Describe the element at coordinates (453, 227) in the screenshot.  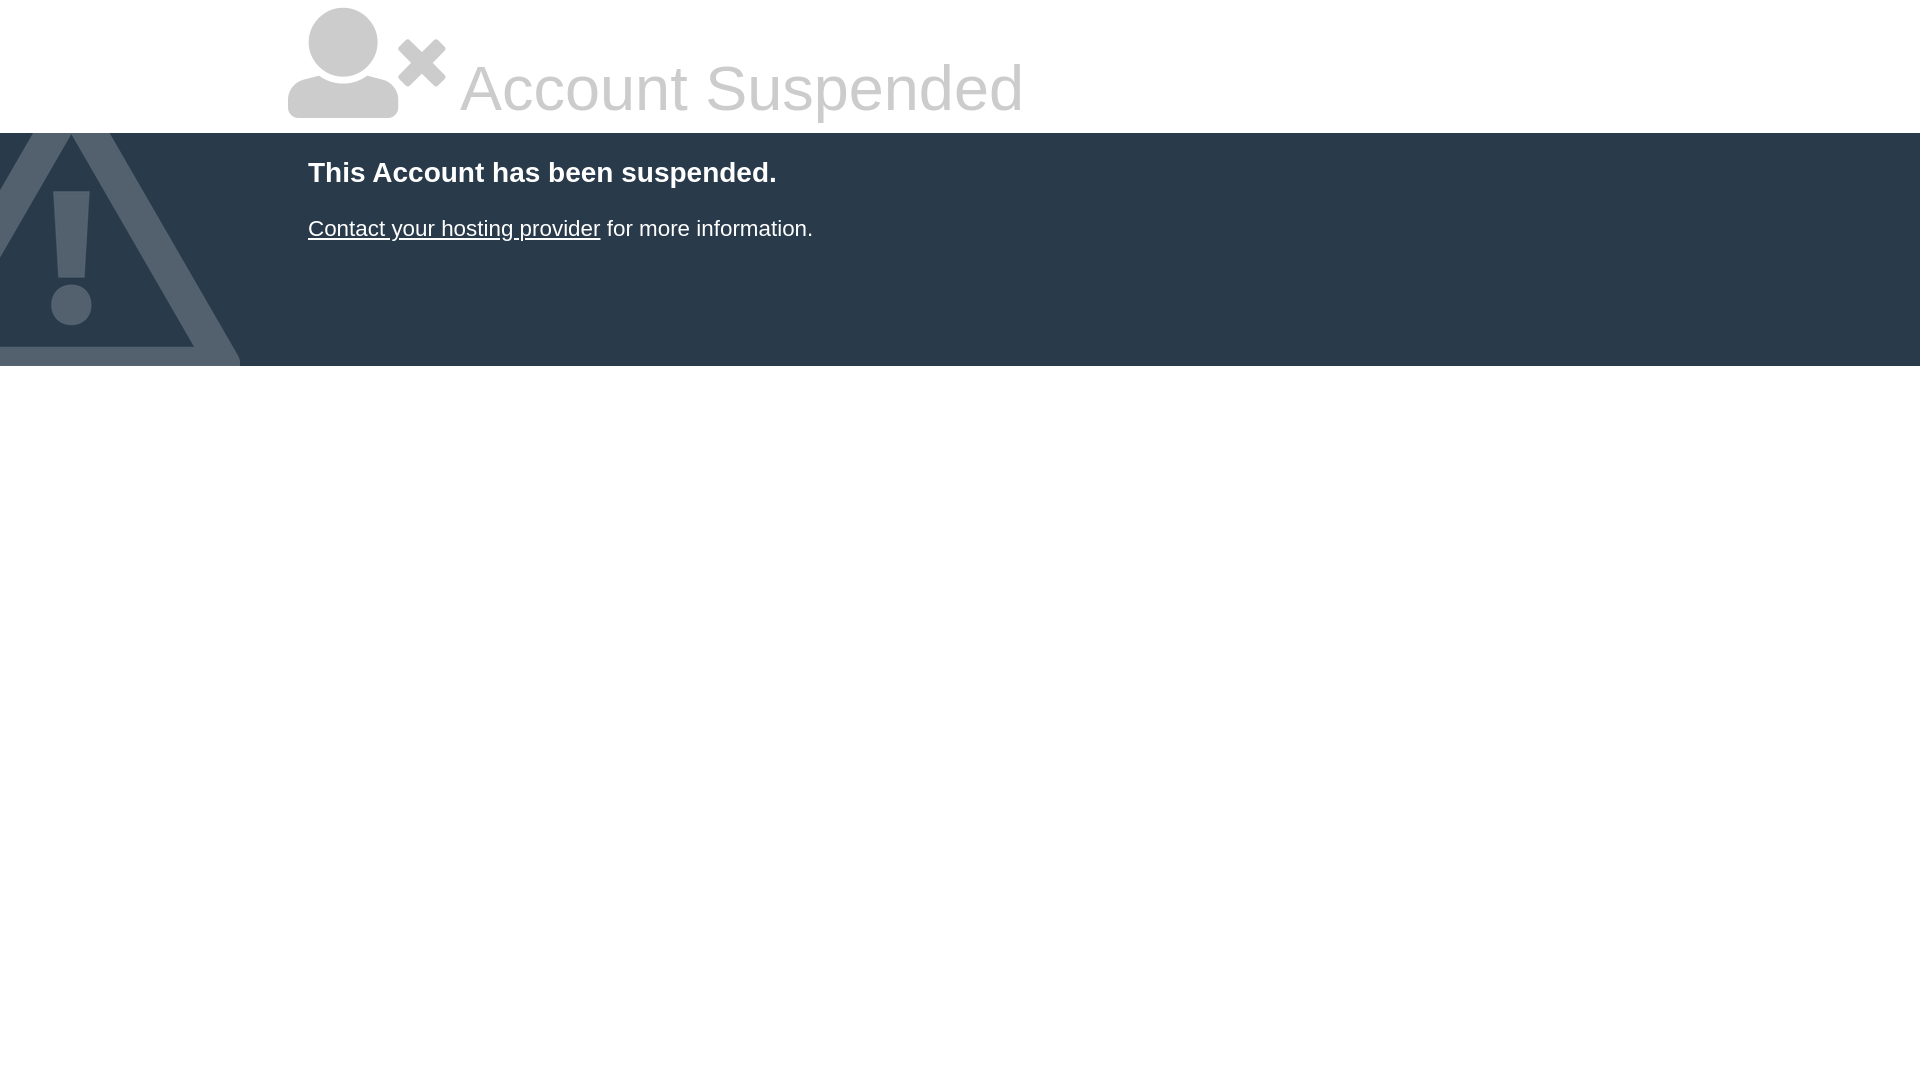
I see `'Contact your hosting provider'` at that location.